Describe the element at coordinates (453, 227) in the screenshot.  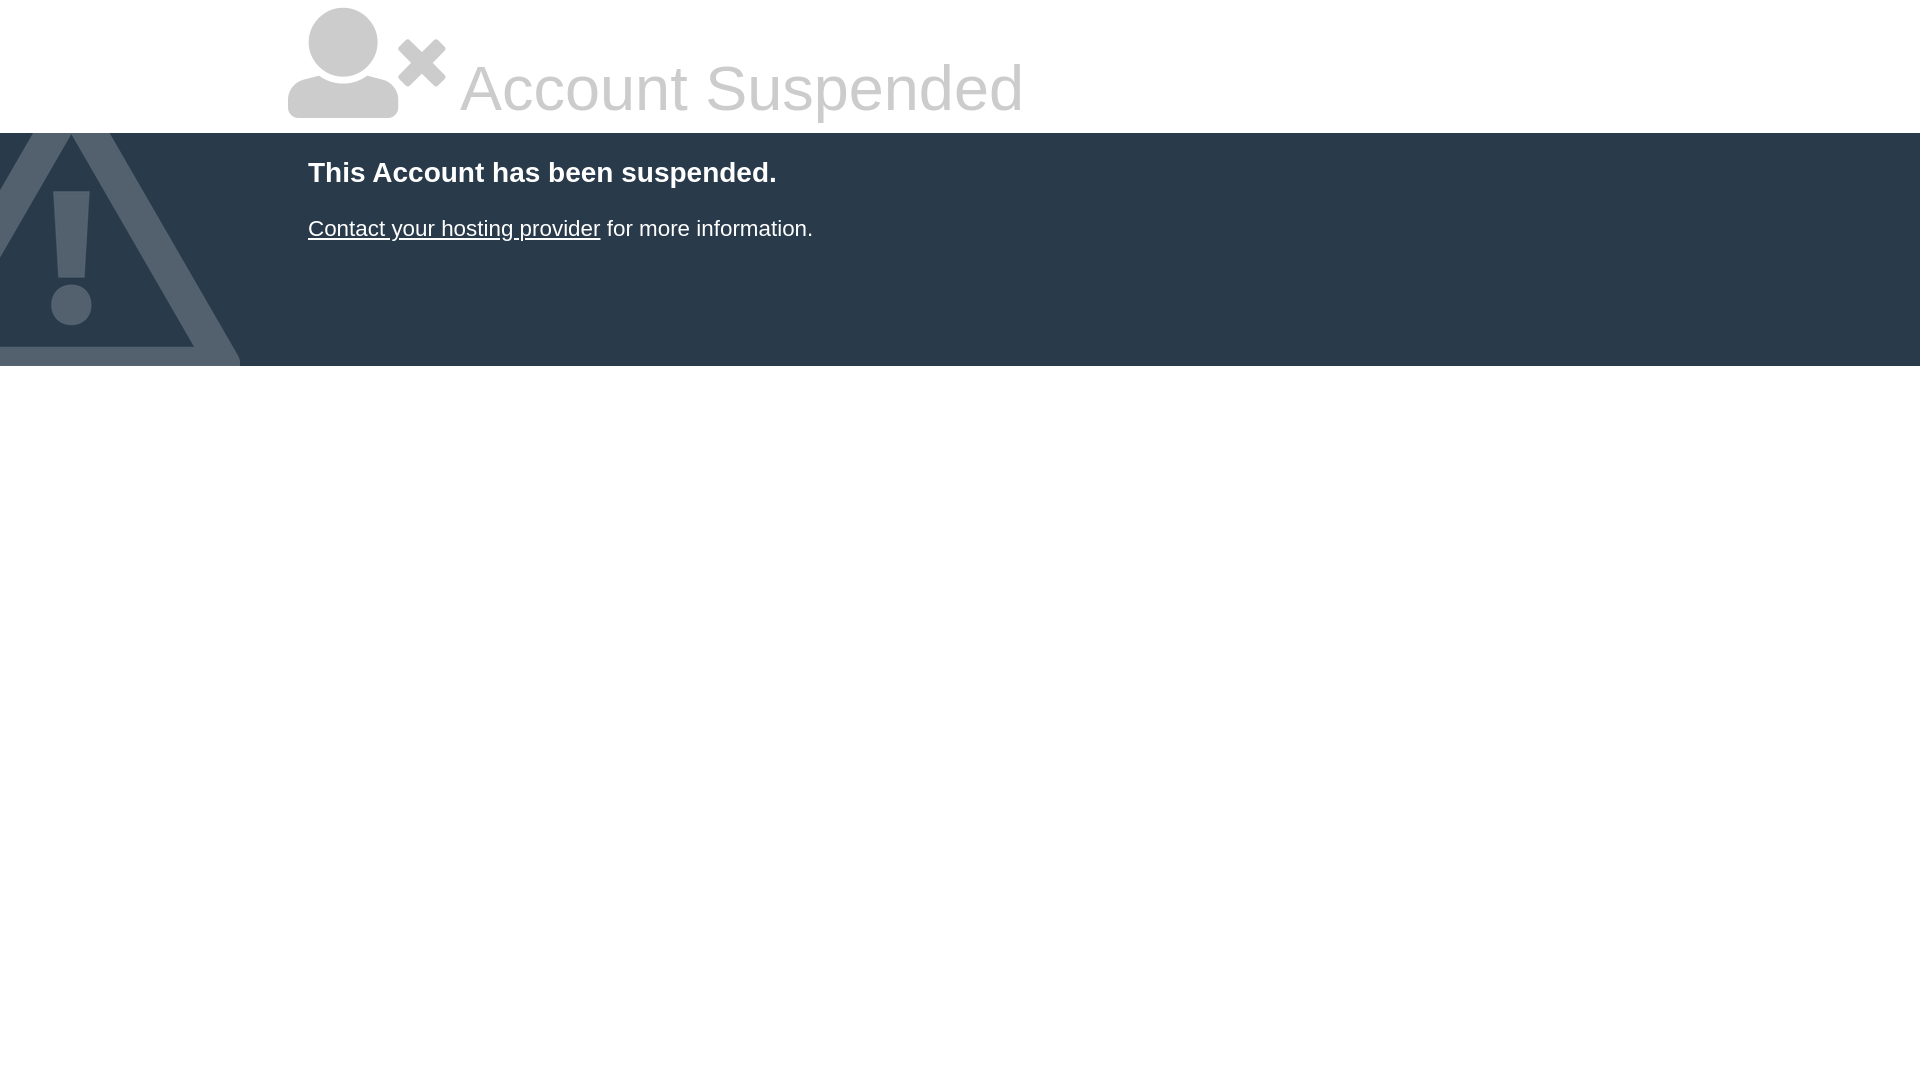
I see `'Contact your hosting provider'` at that location.